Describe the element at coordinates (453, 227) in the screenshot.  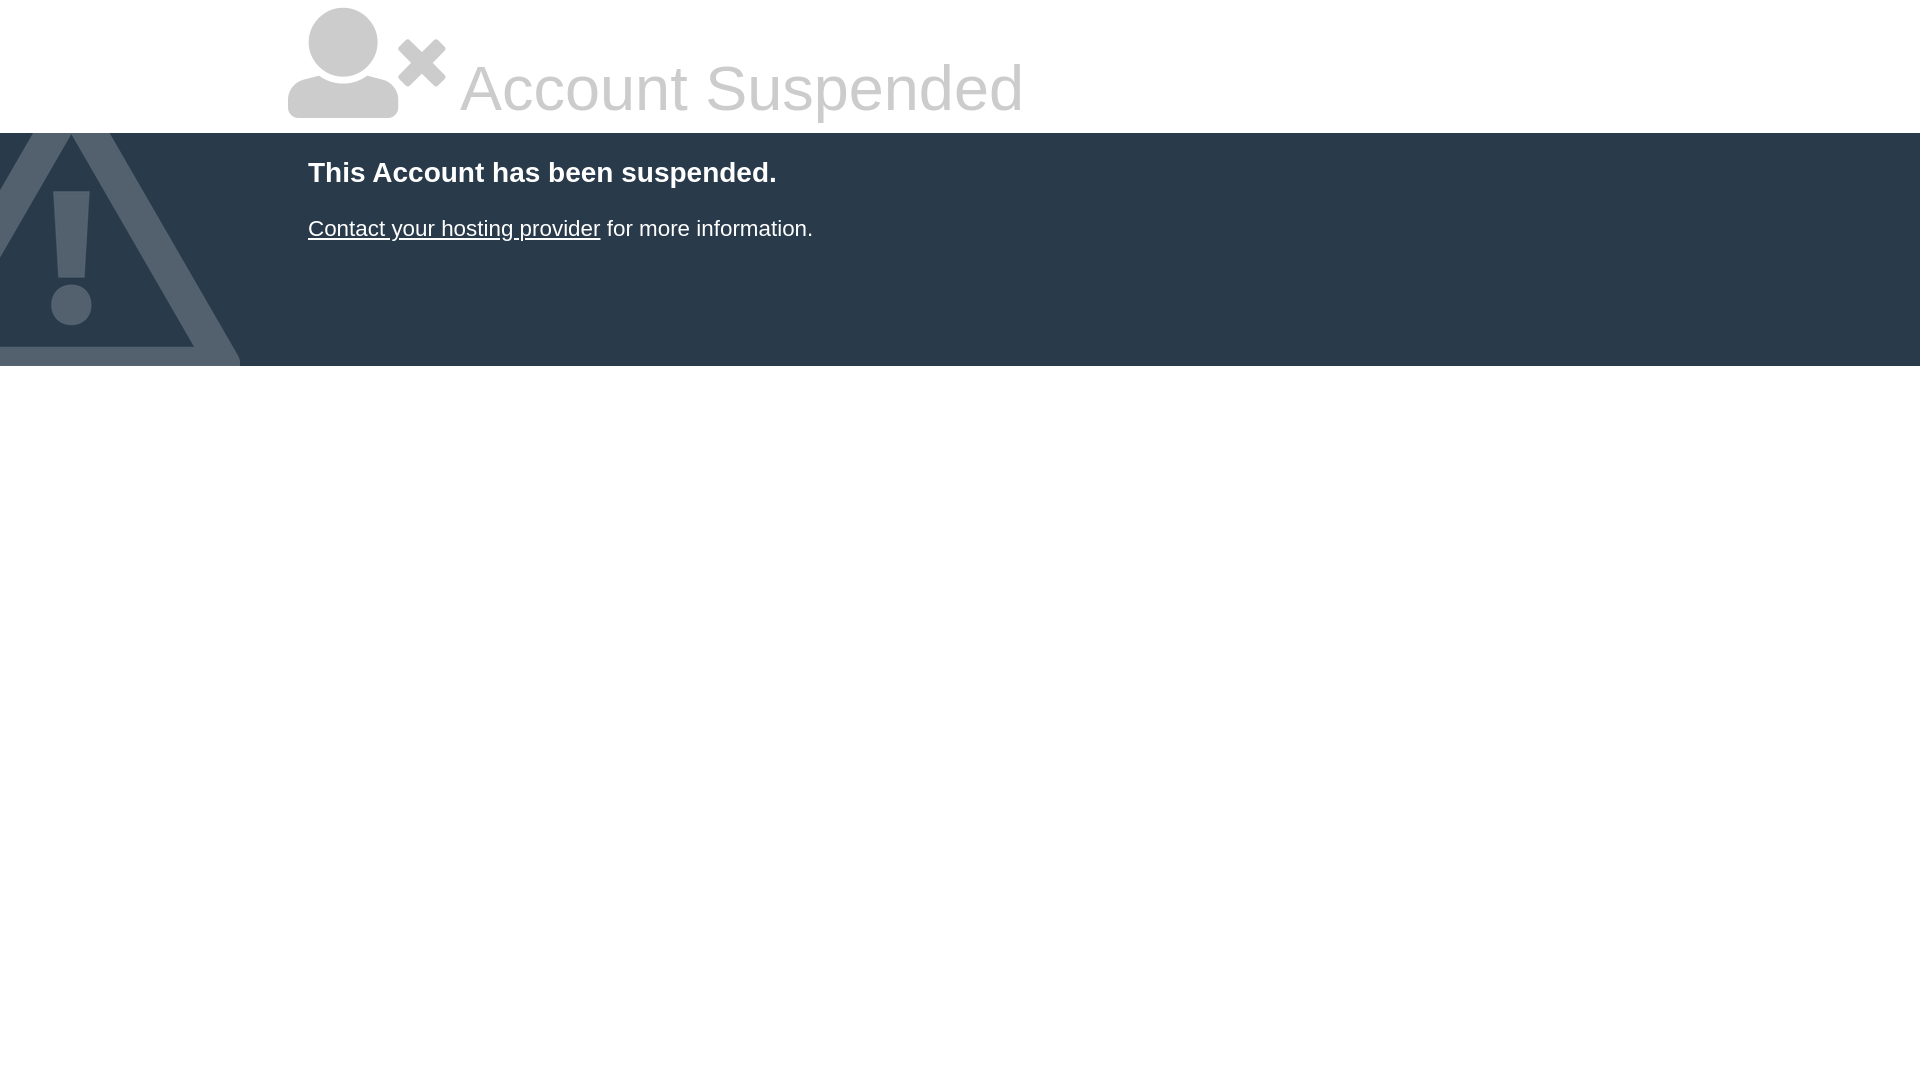
I see `'Contact your hosting provider'` at that location.